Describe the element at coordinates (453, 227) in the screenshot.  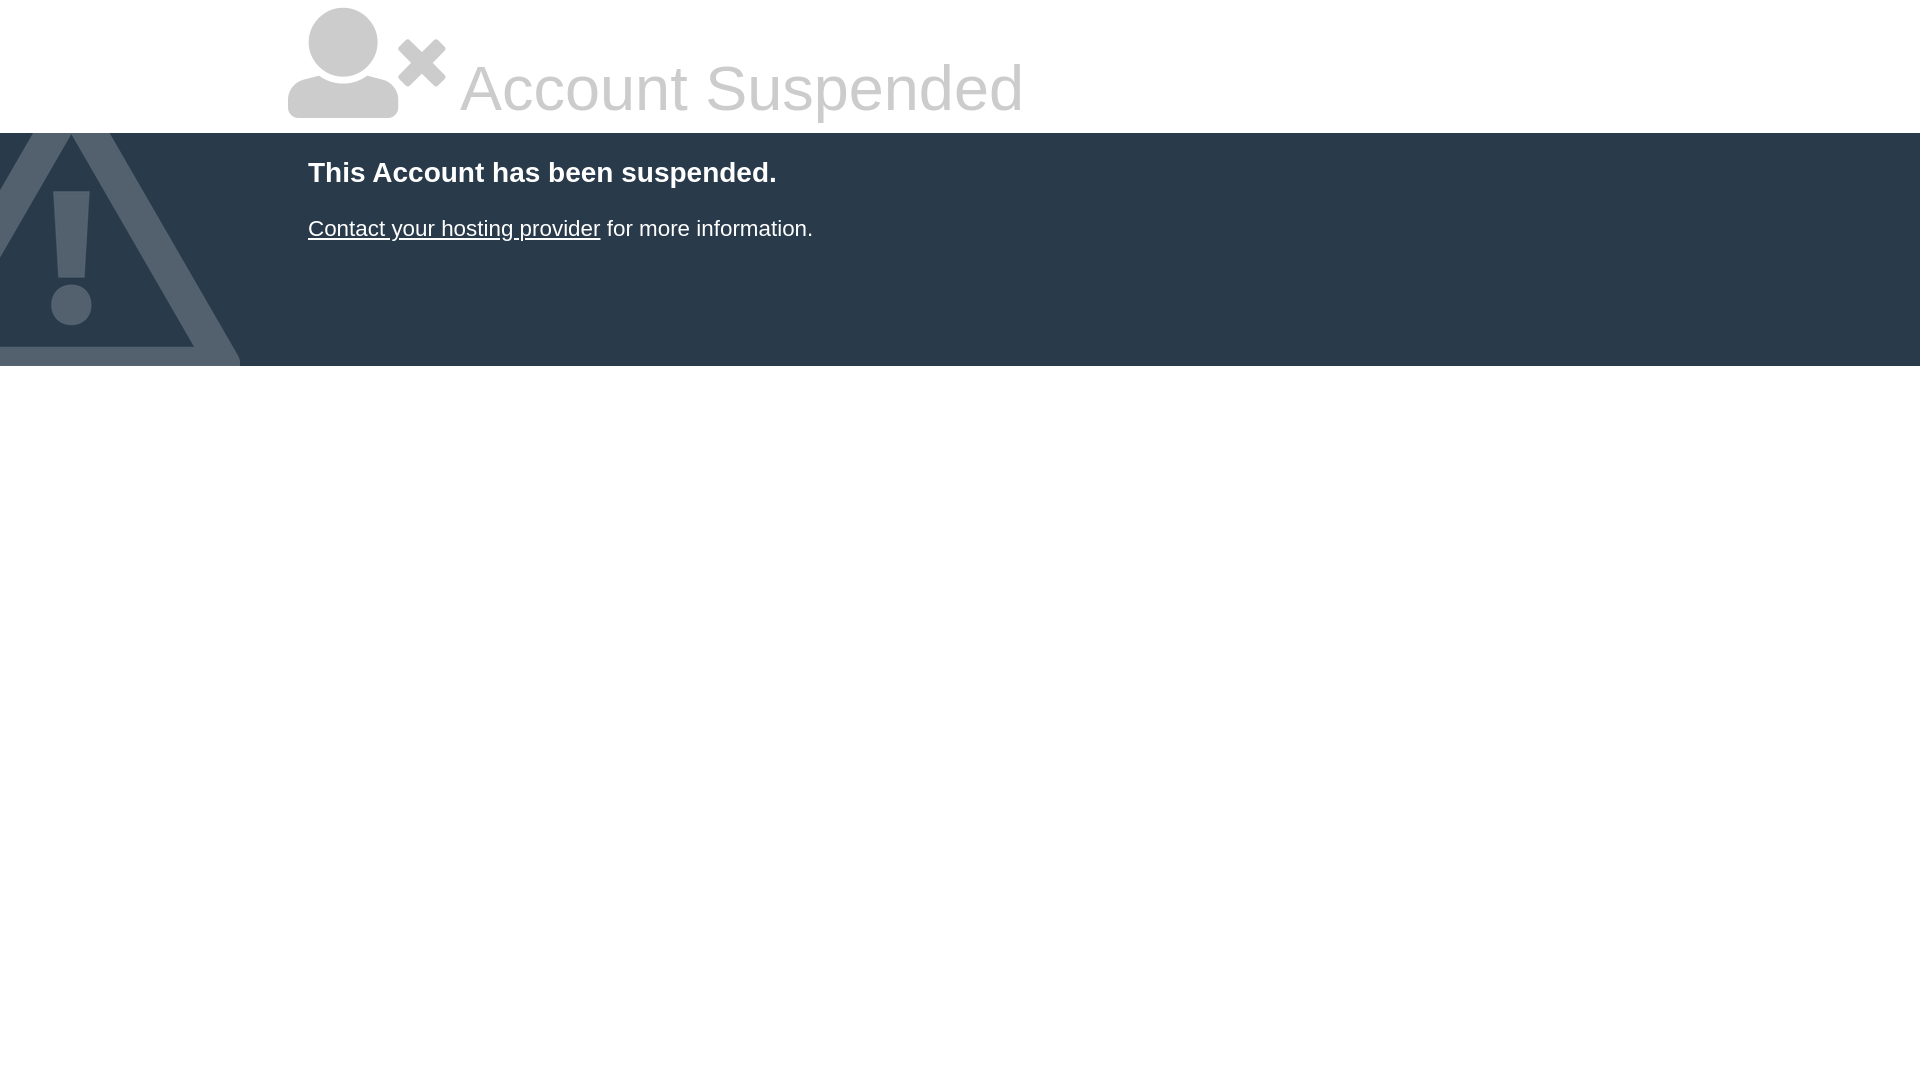
I see `'Contact your hosting provider'` at that location.